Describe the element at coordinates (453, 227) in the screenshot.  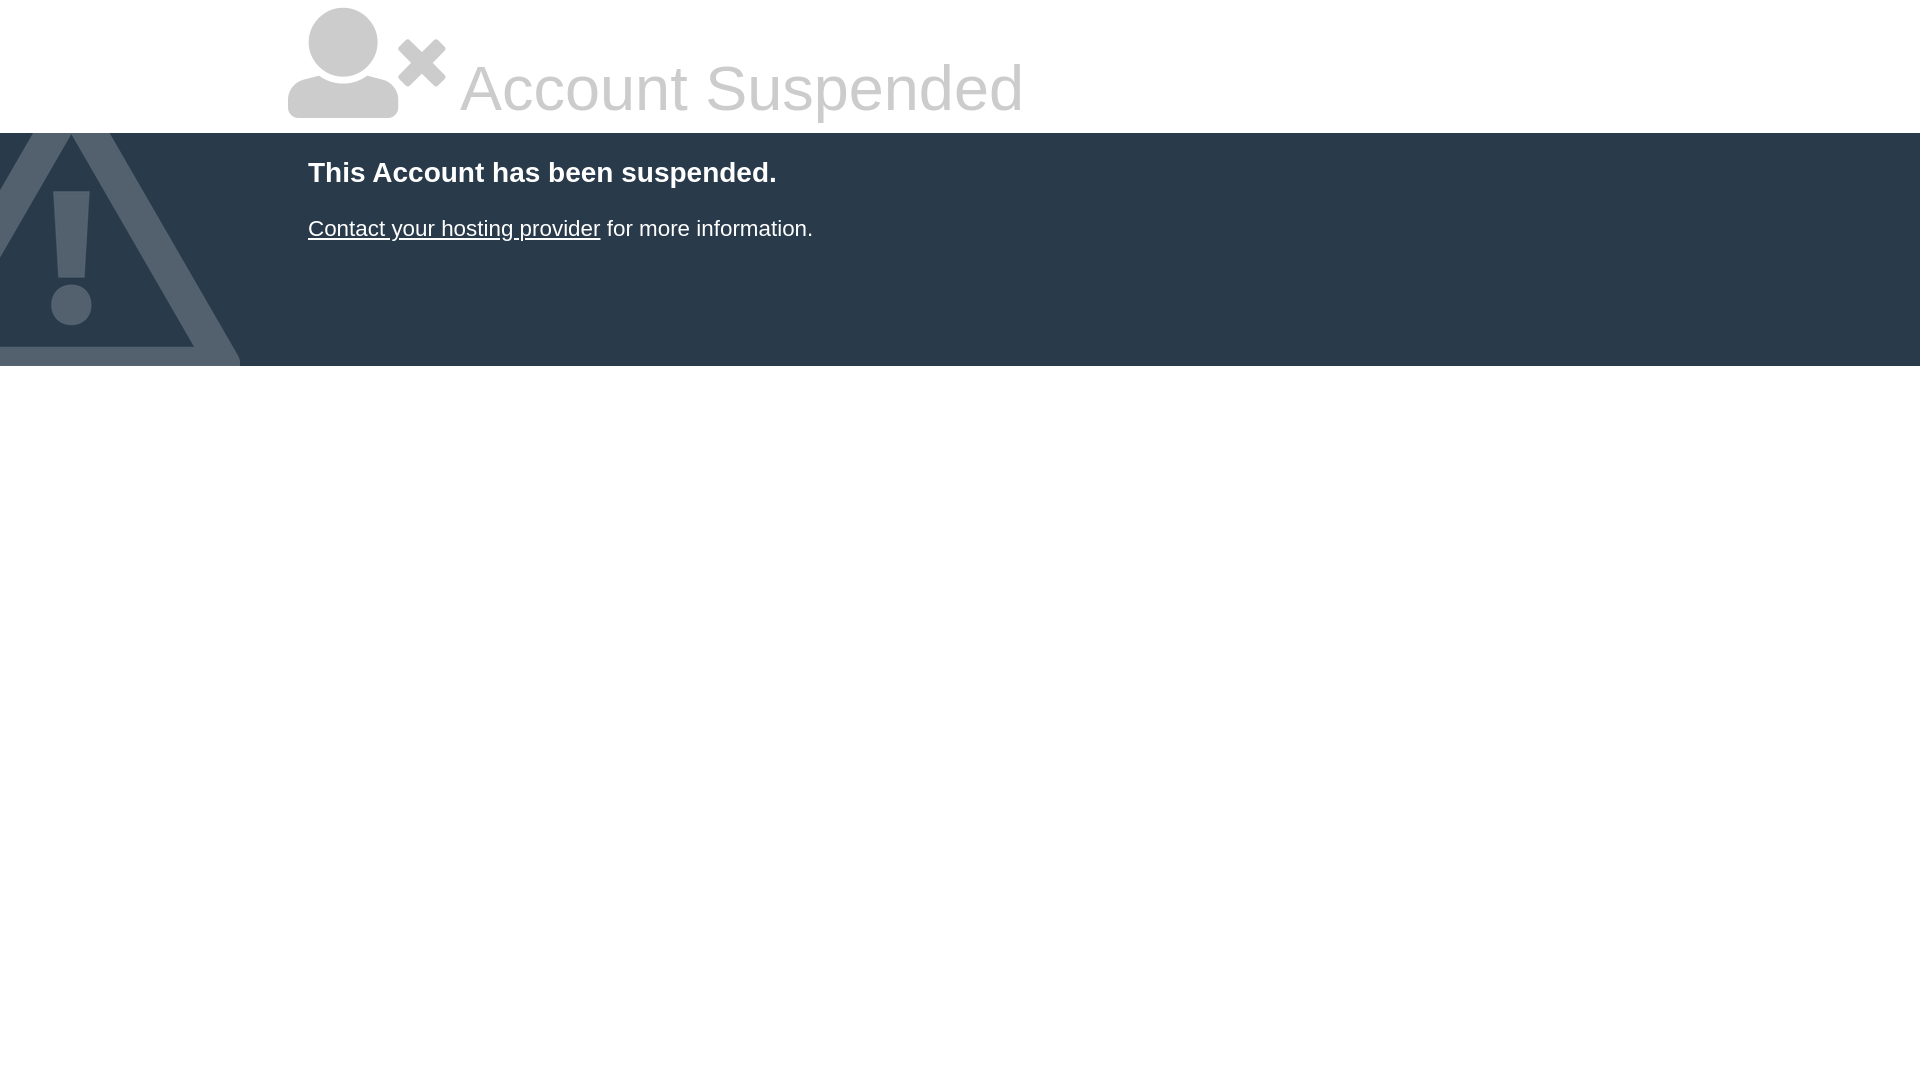
I see `'Contact your hosting provider'` at that location.